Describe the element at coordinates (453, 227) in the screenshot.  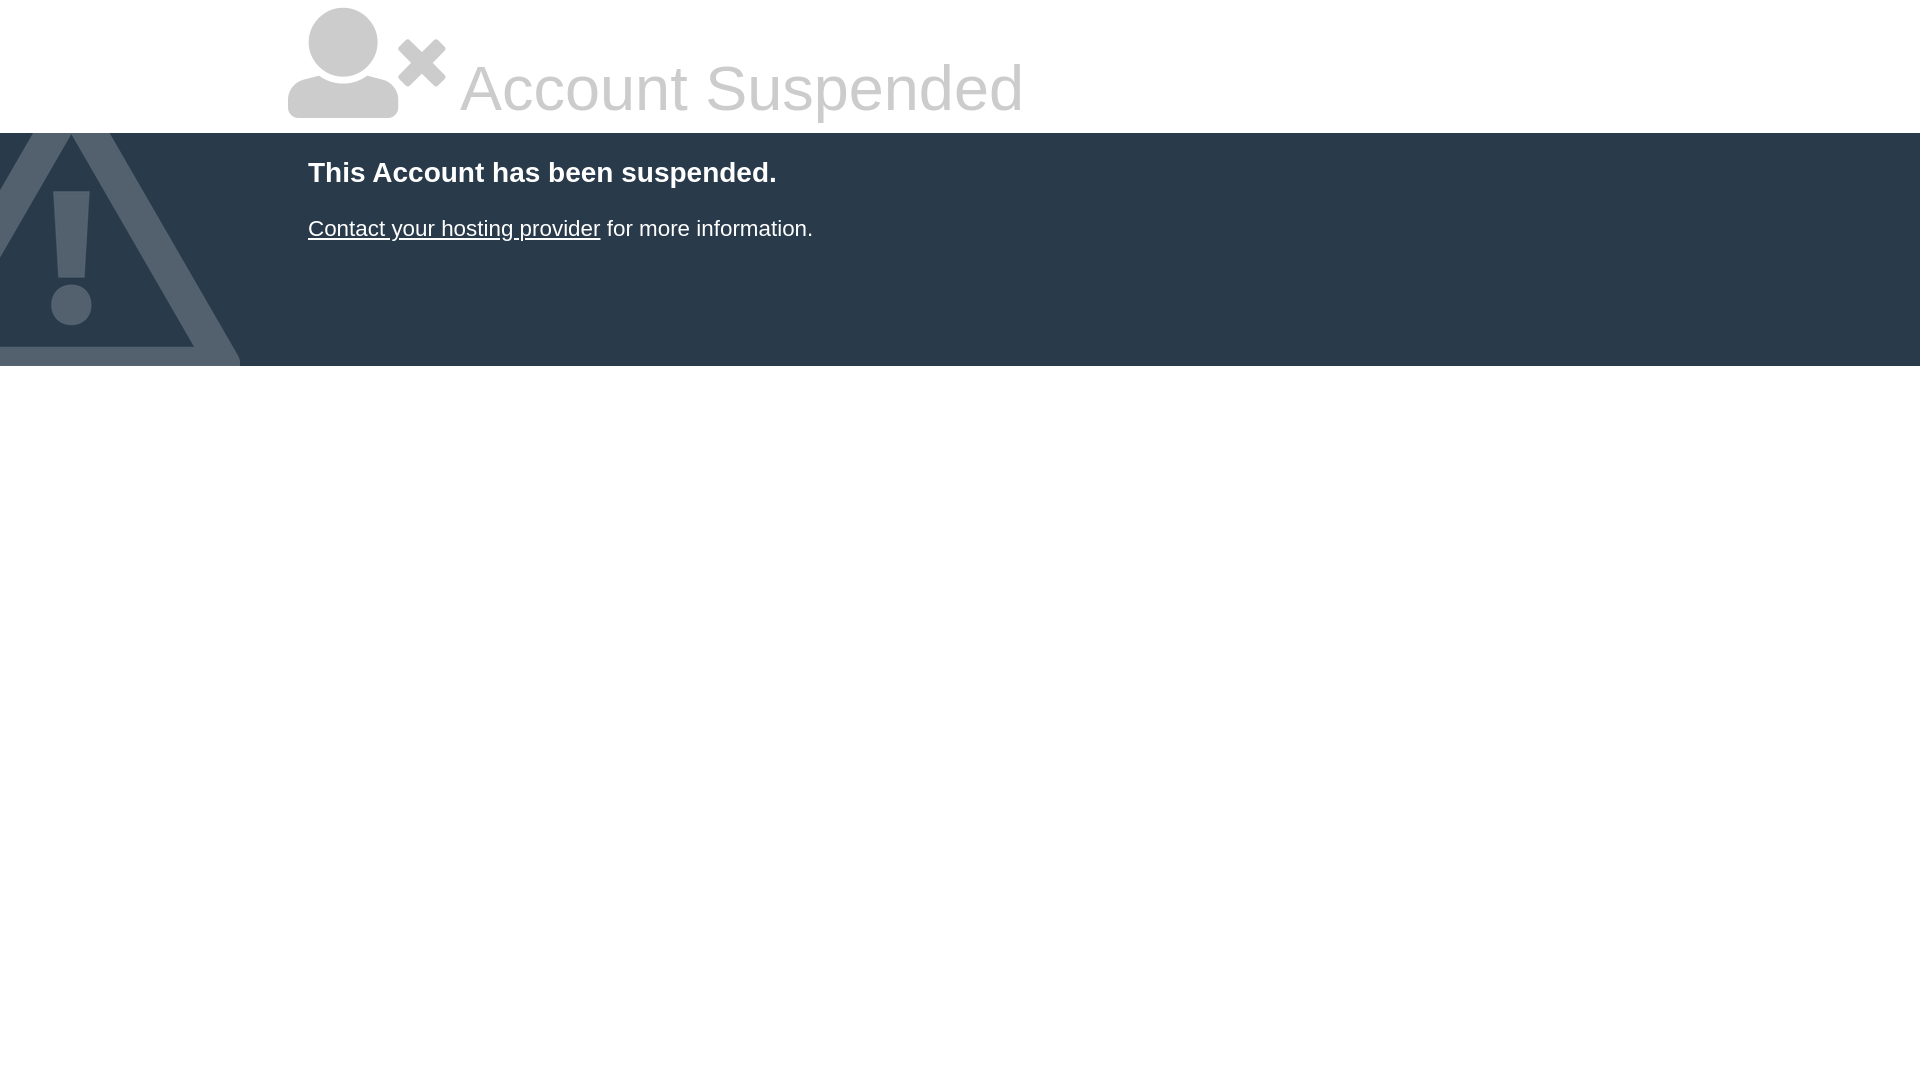
I see `'Contact your hosting provider'` at that location.